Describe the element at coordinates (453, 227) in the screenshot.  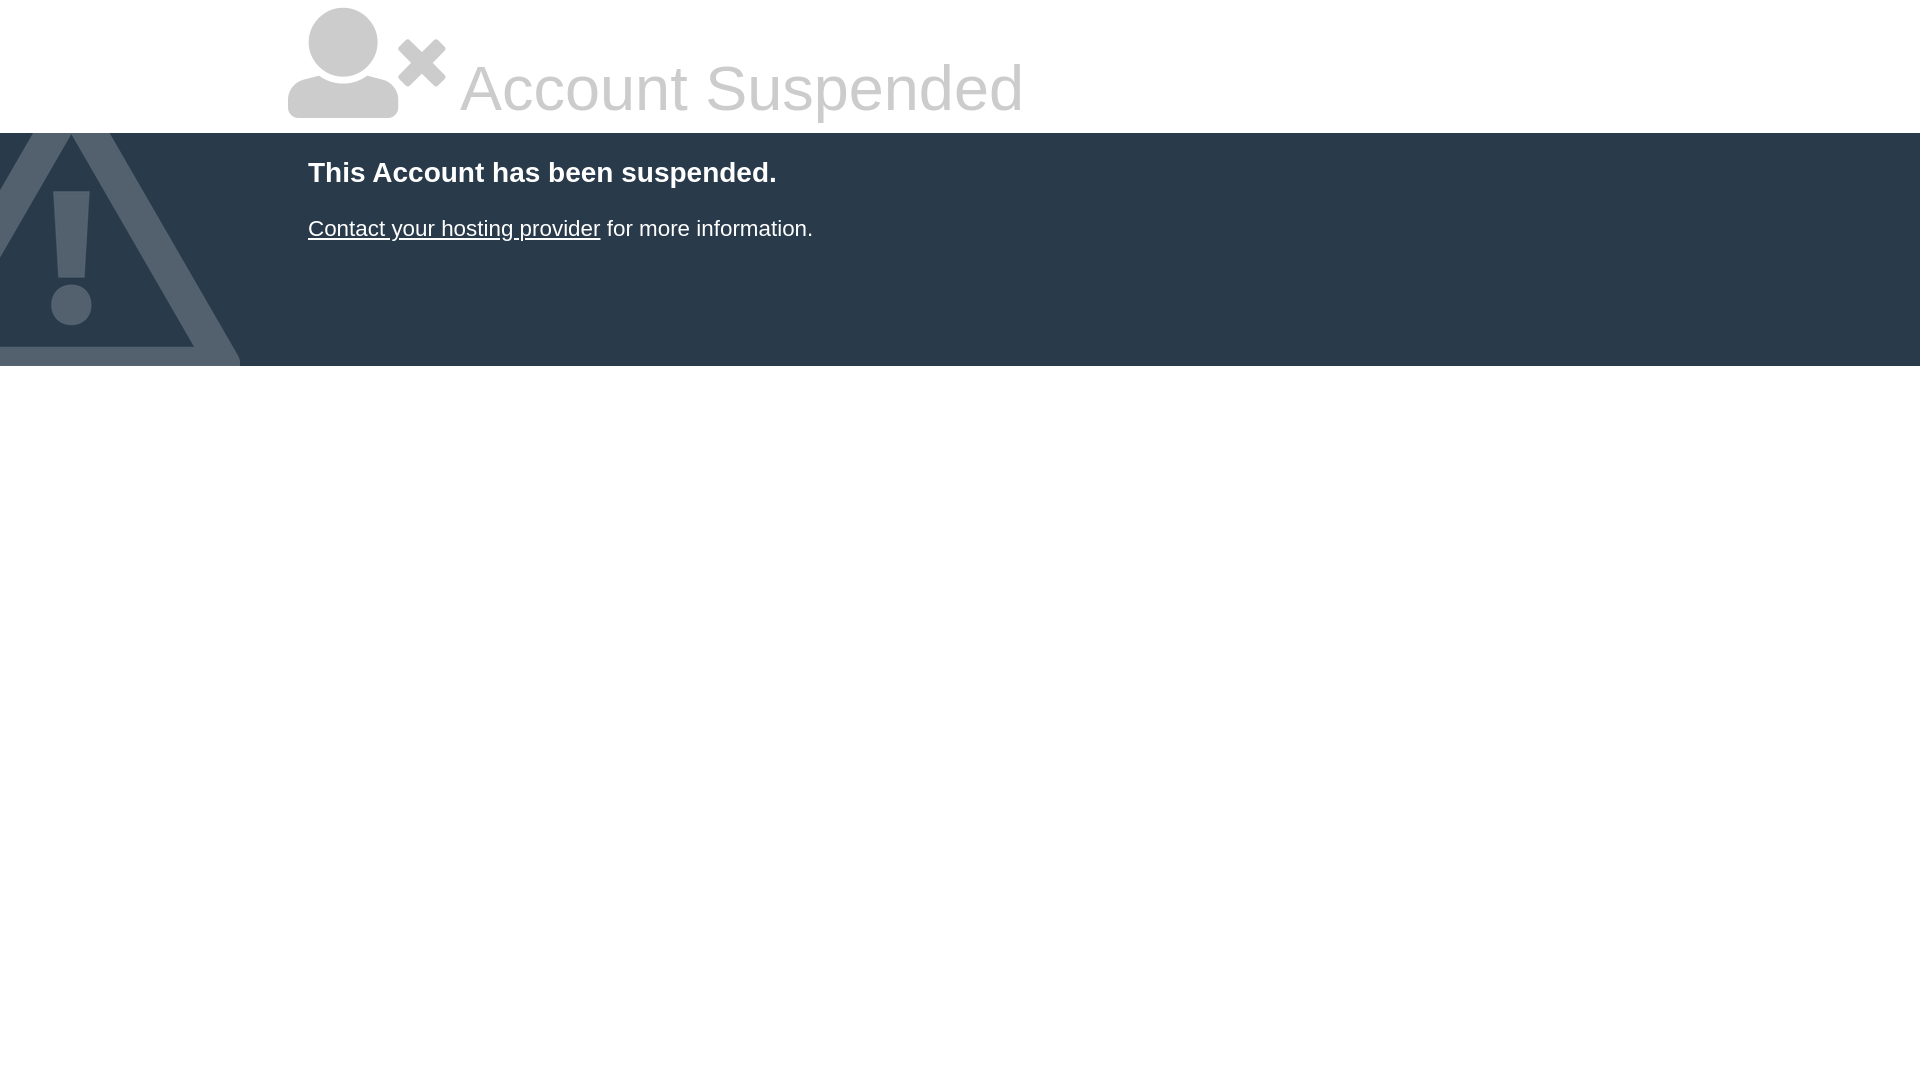
I see `'Contact your hosting provider'` at that location.